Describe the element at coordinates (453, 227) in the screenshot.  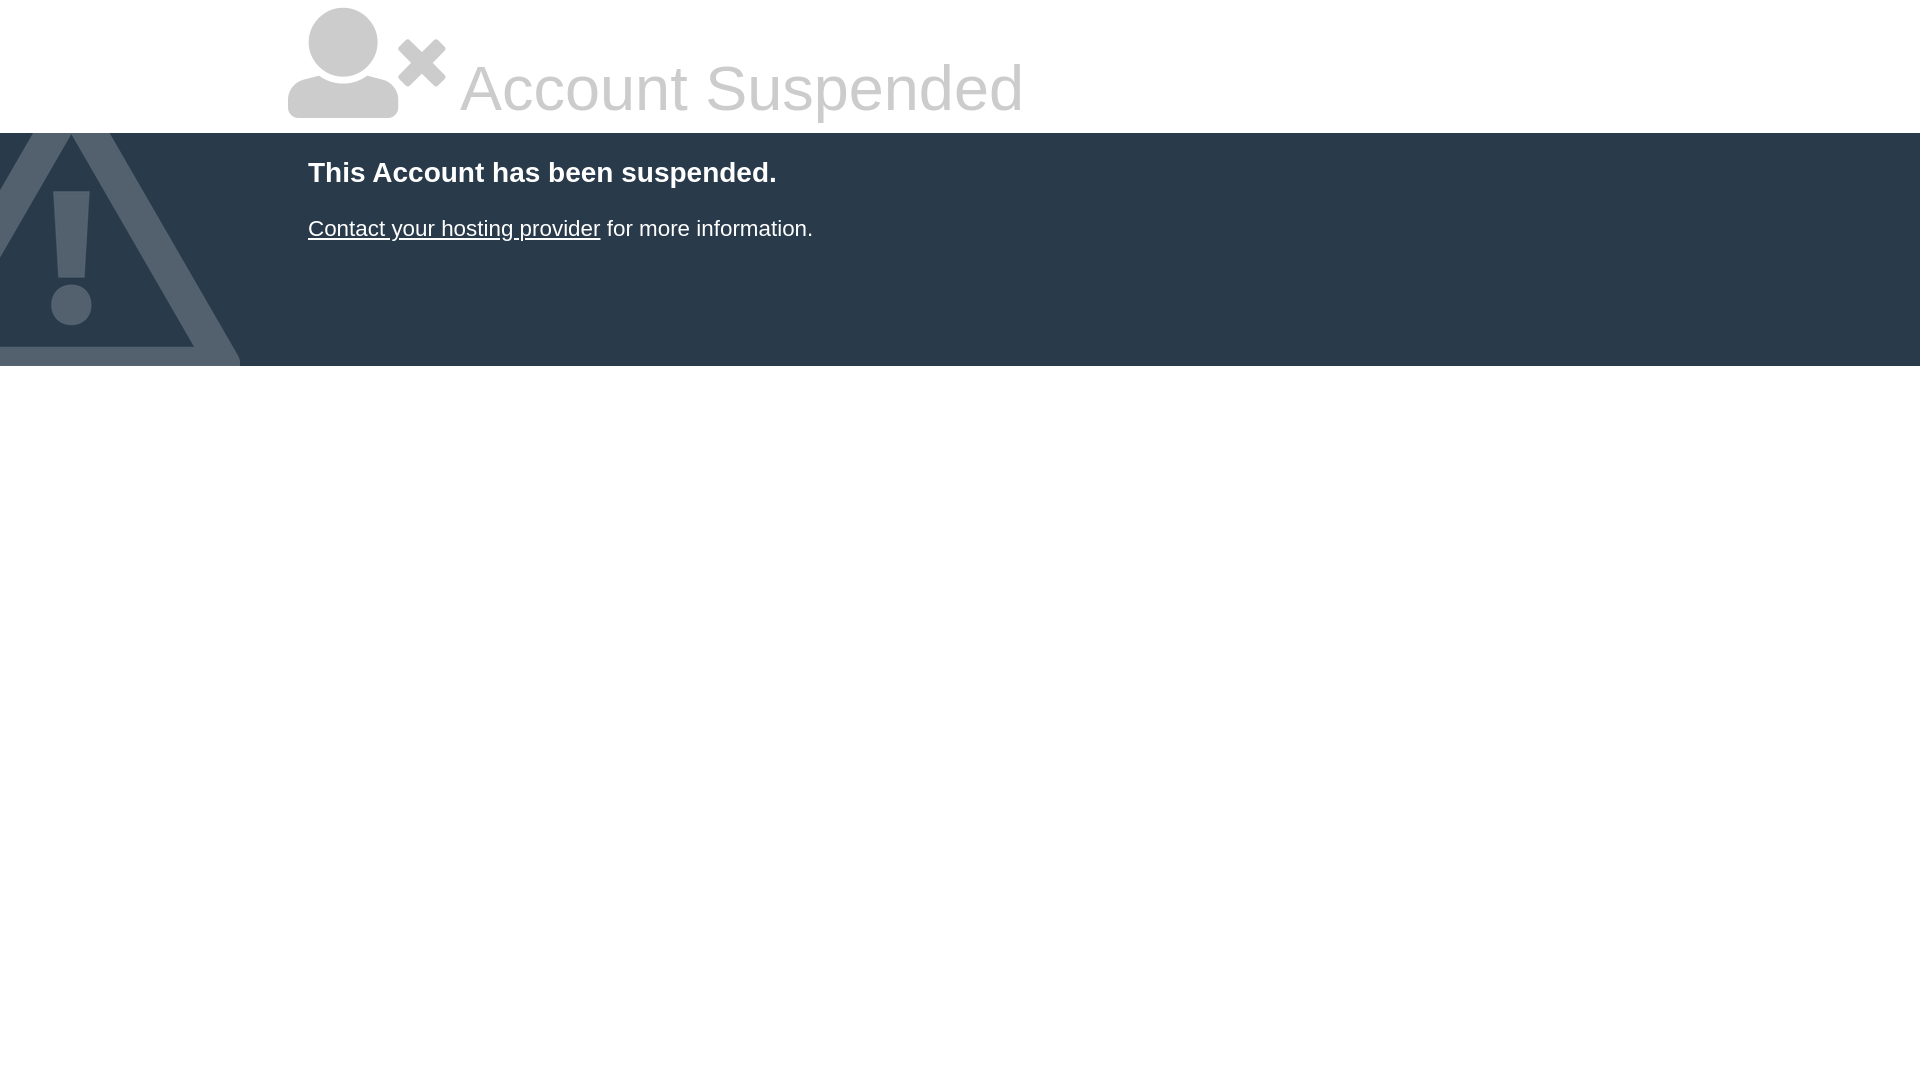
I see `'Contact your hosting provider'` at that location.